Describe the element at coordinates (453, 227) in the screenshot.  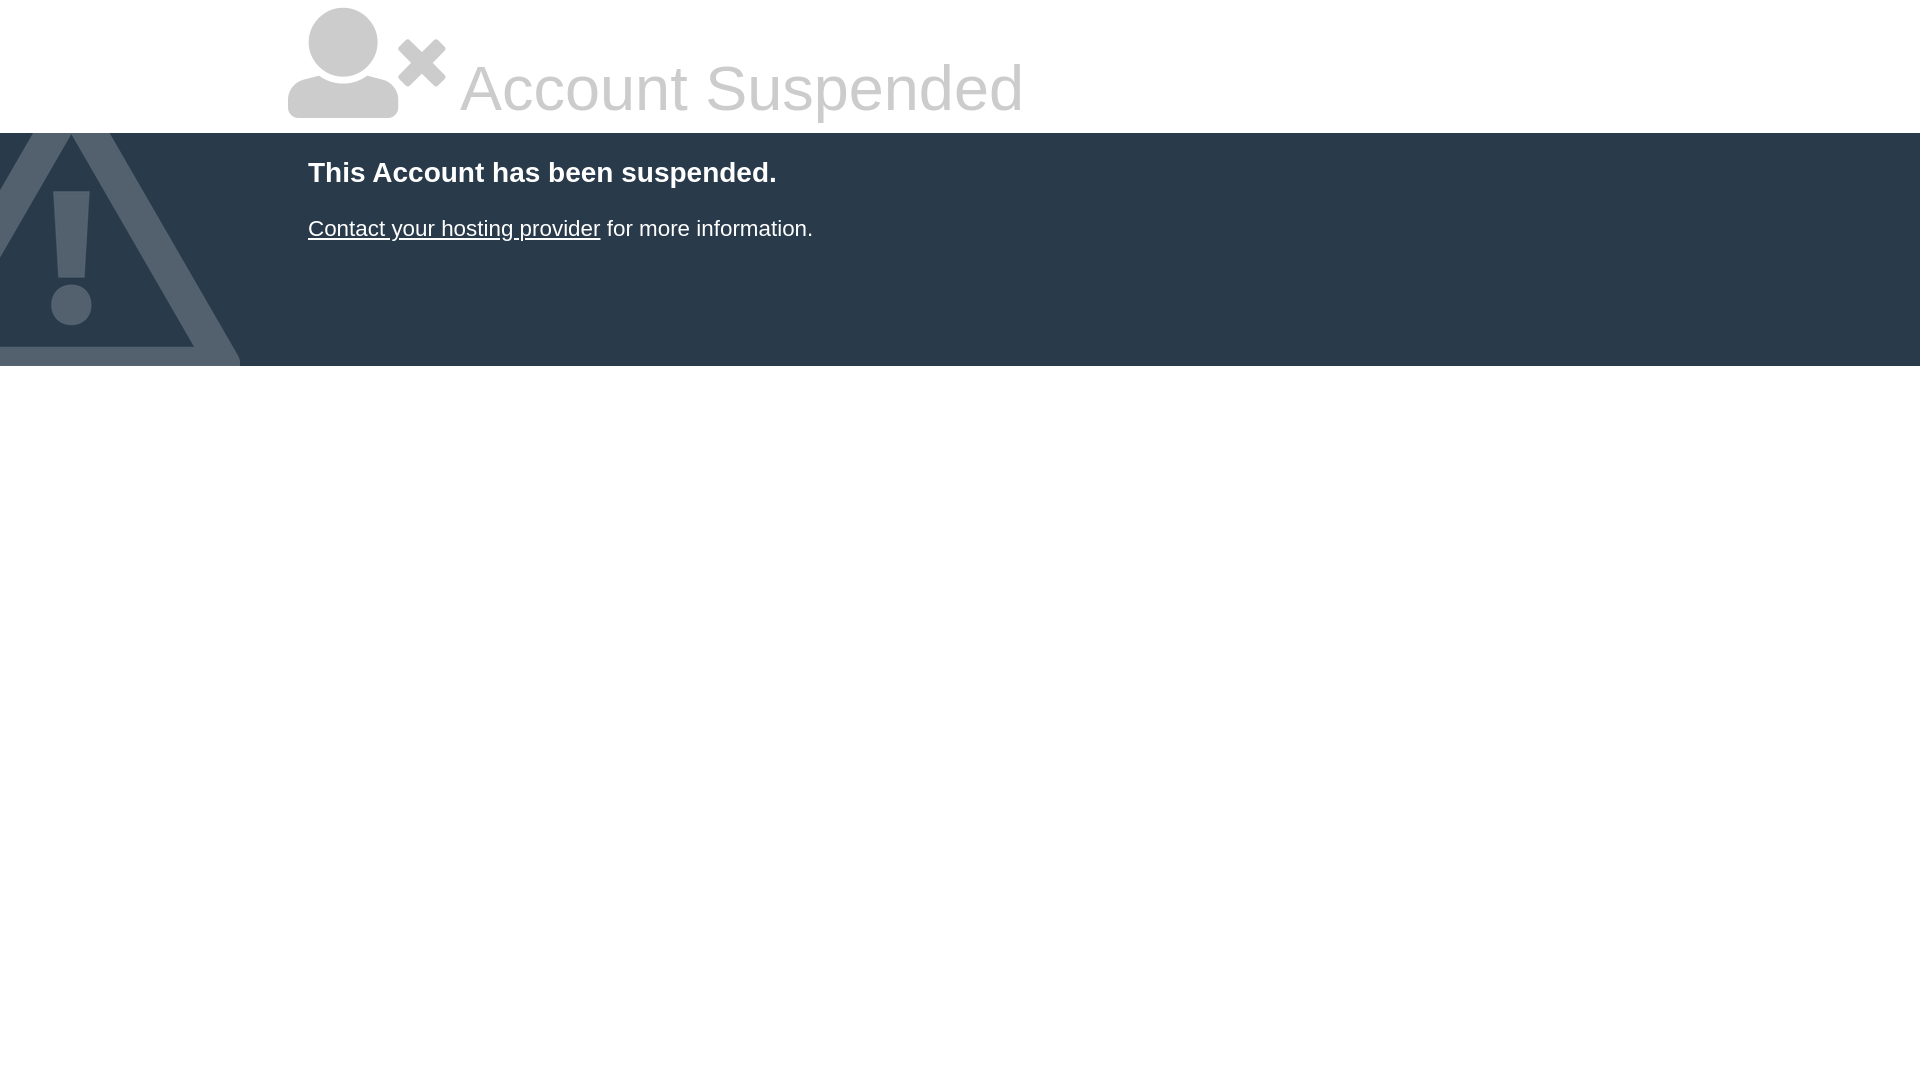
I see `'Contact your hosting provider'` at that location.